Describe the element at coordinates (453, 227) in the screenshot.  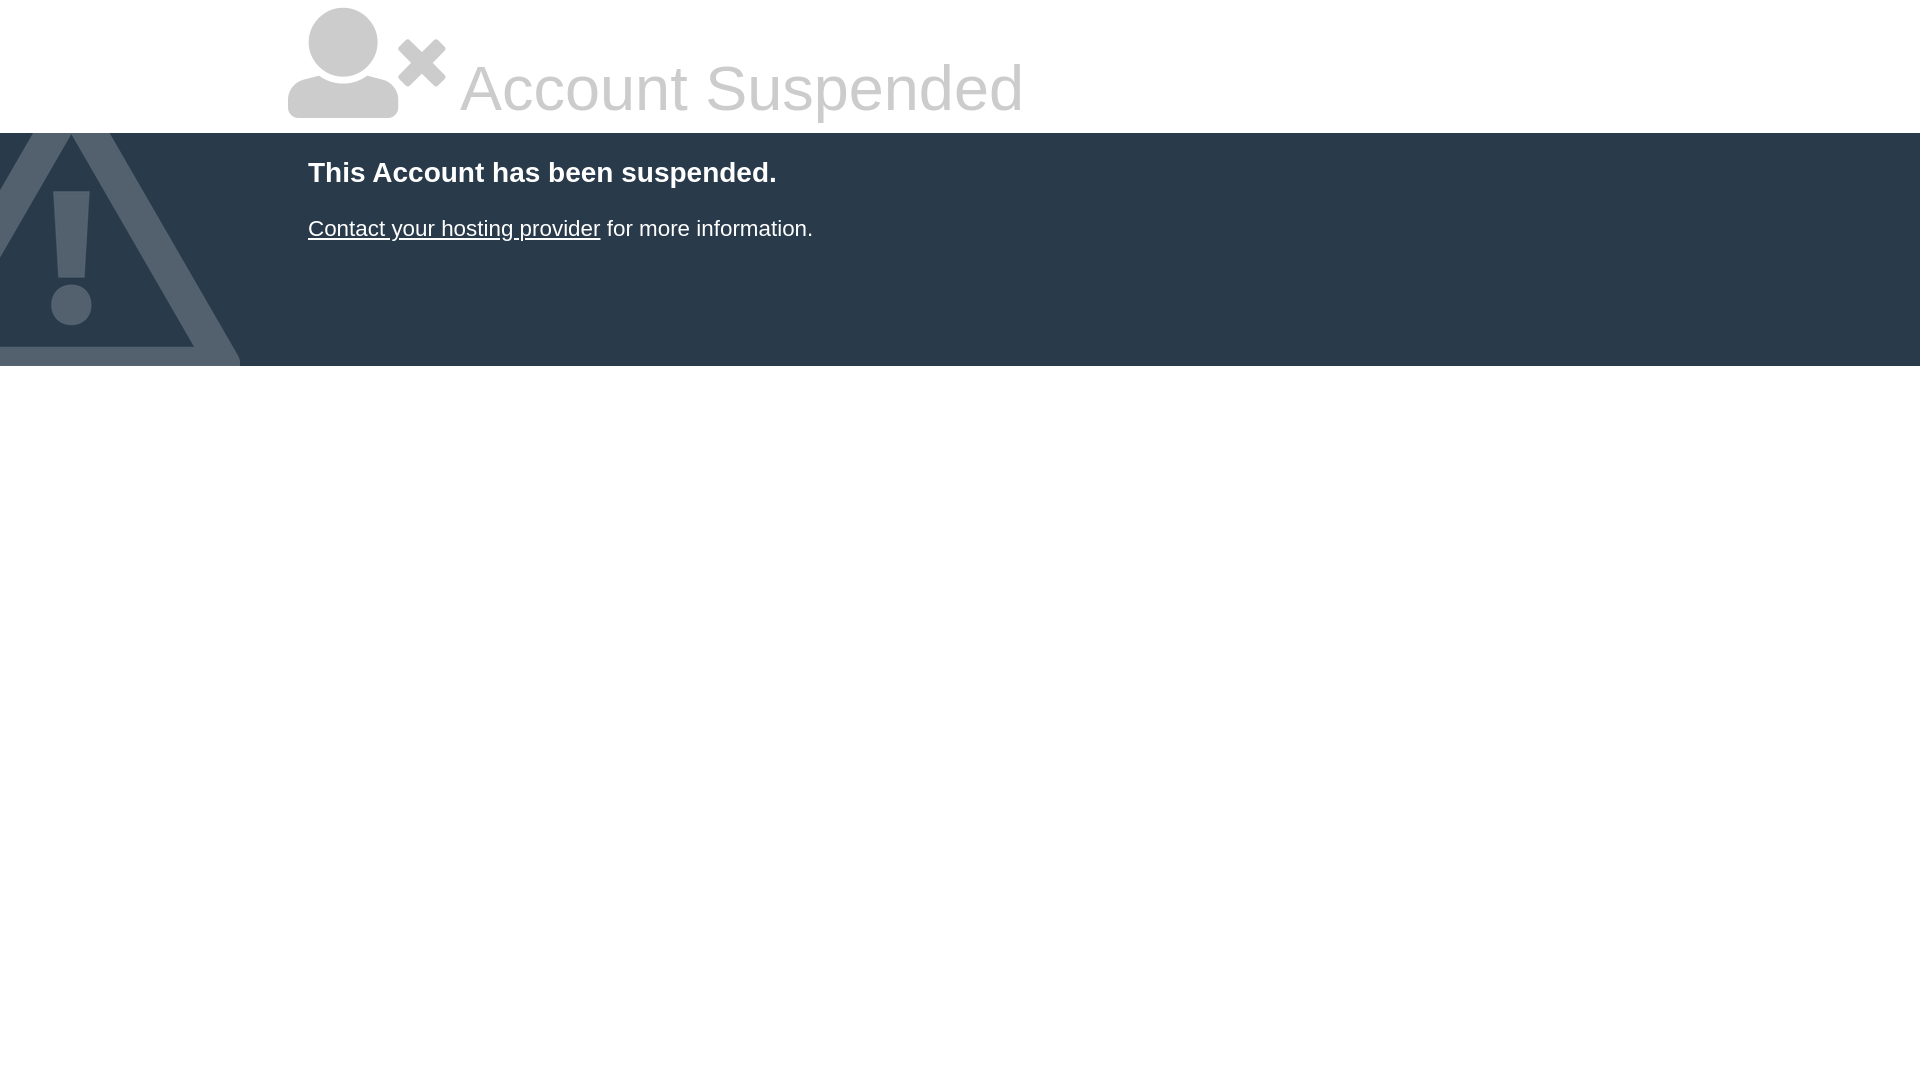
I see `'Contact your hosting provider'` at that location.